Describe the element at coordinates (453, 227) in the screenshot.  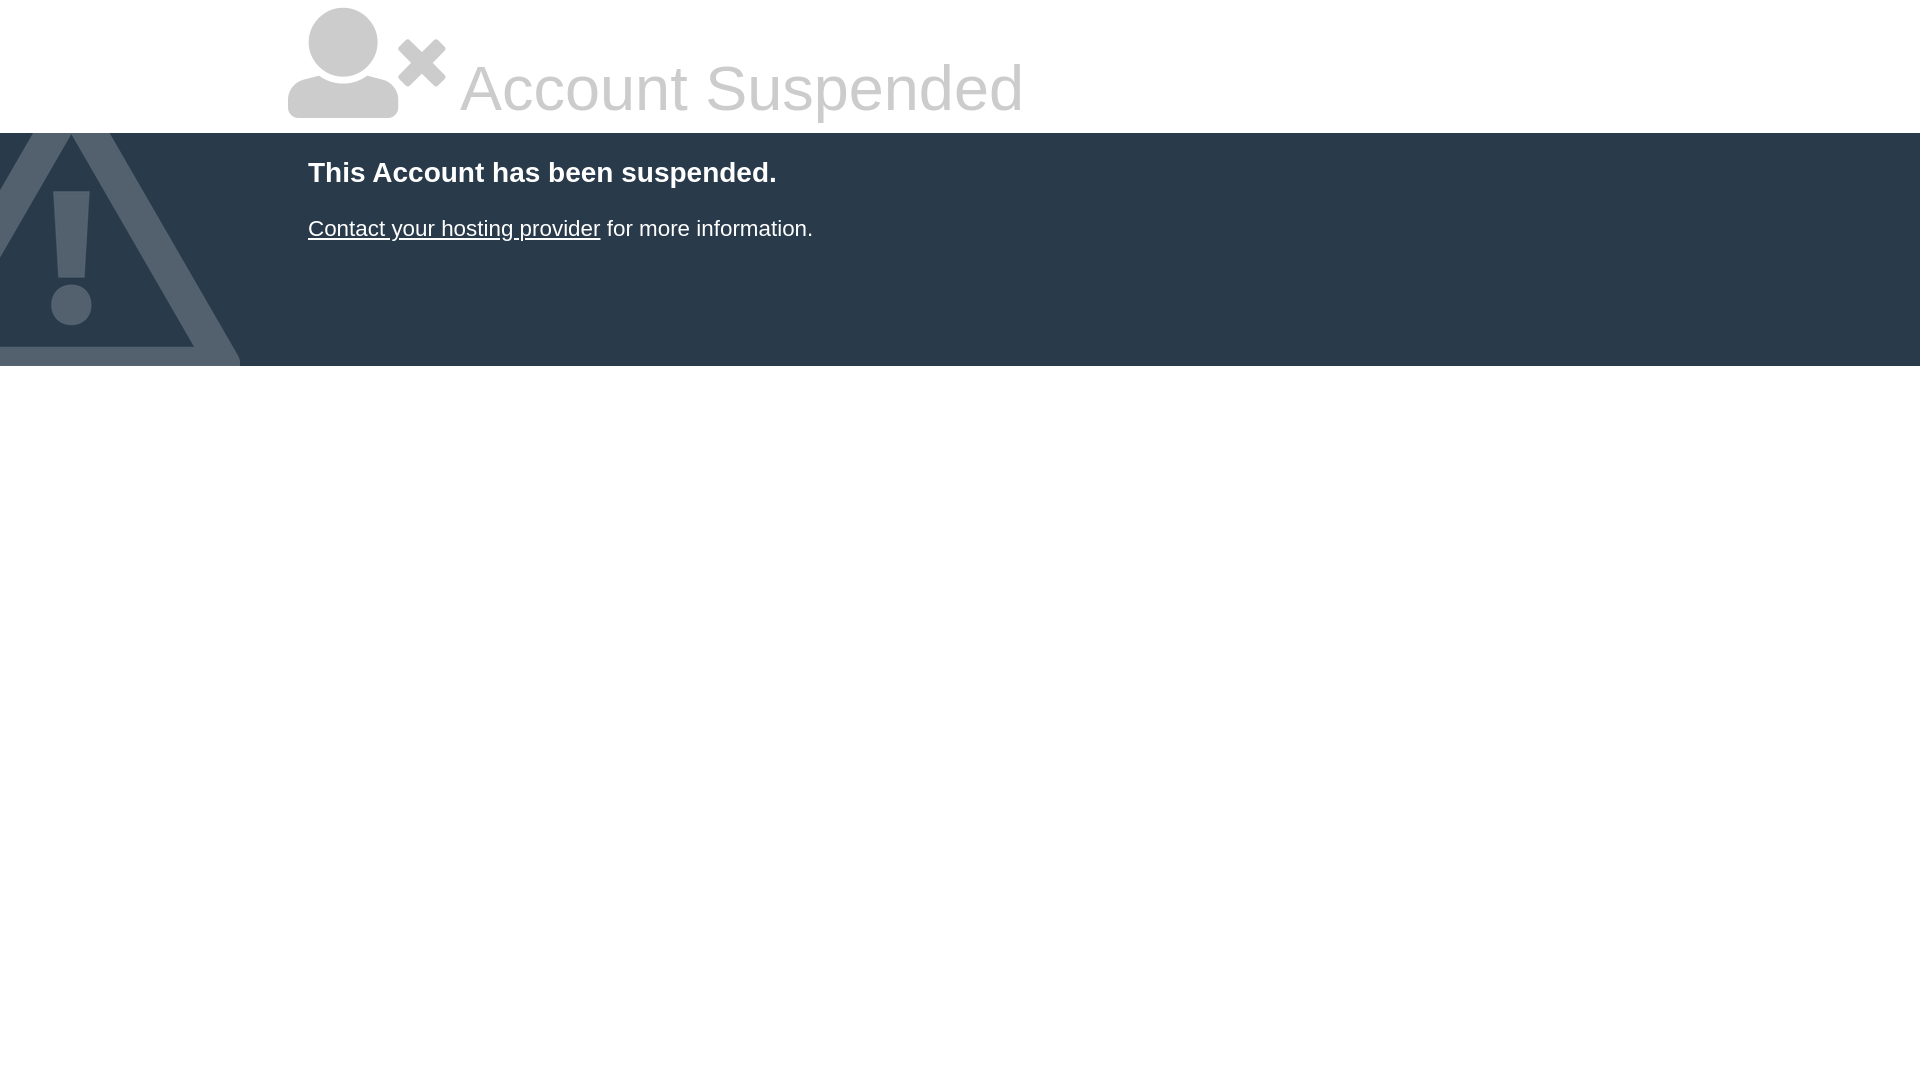
I see `'Contact your hosting provider'` at that location.